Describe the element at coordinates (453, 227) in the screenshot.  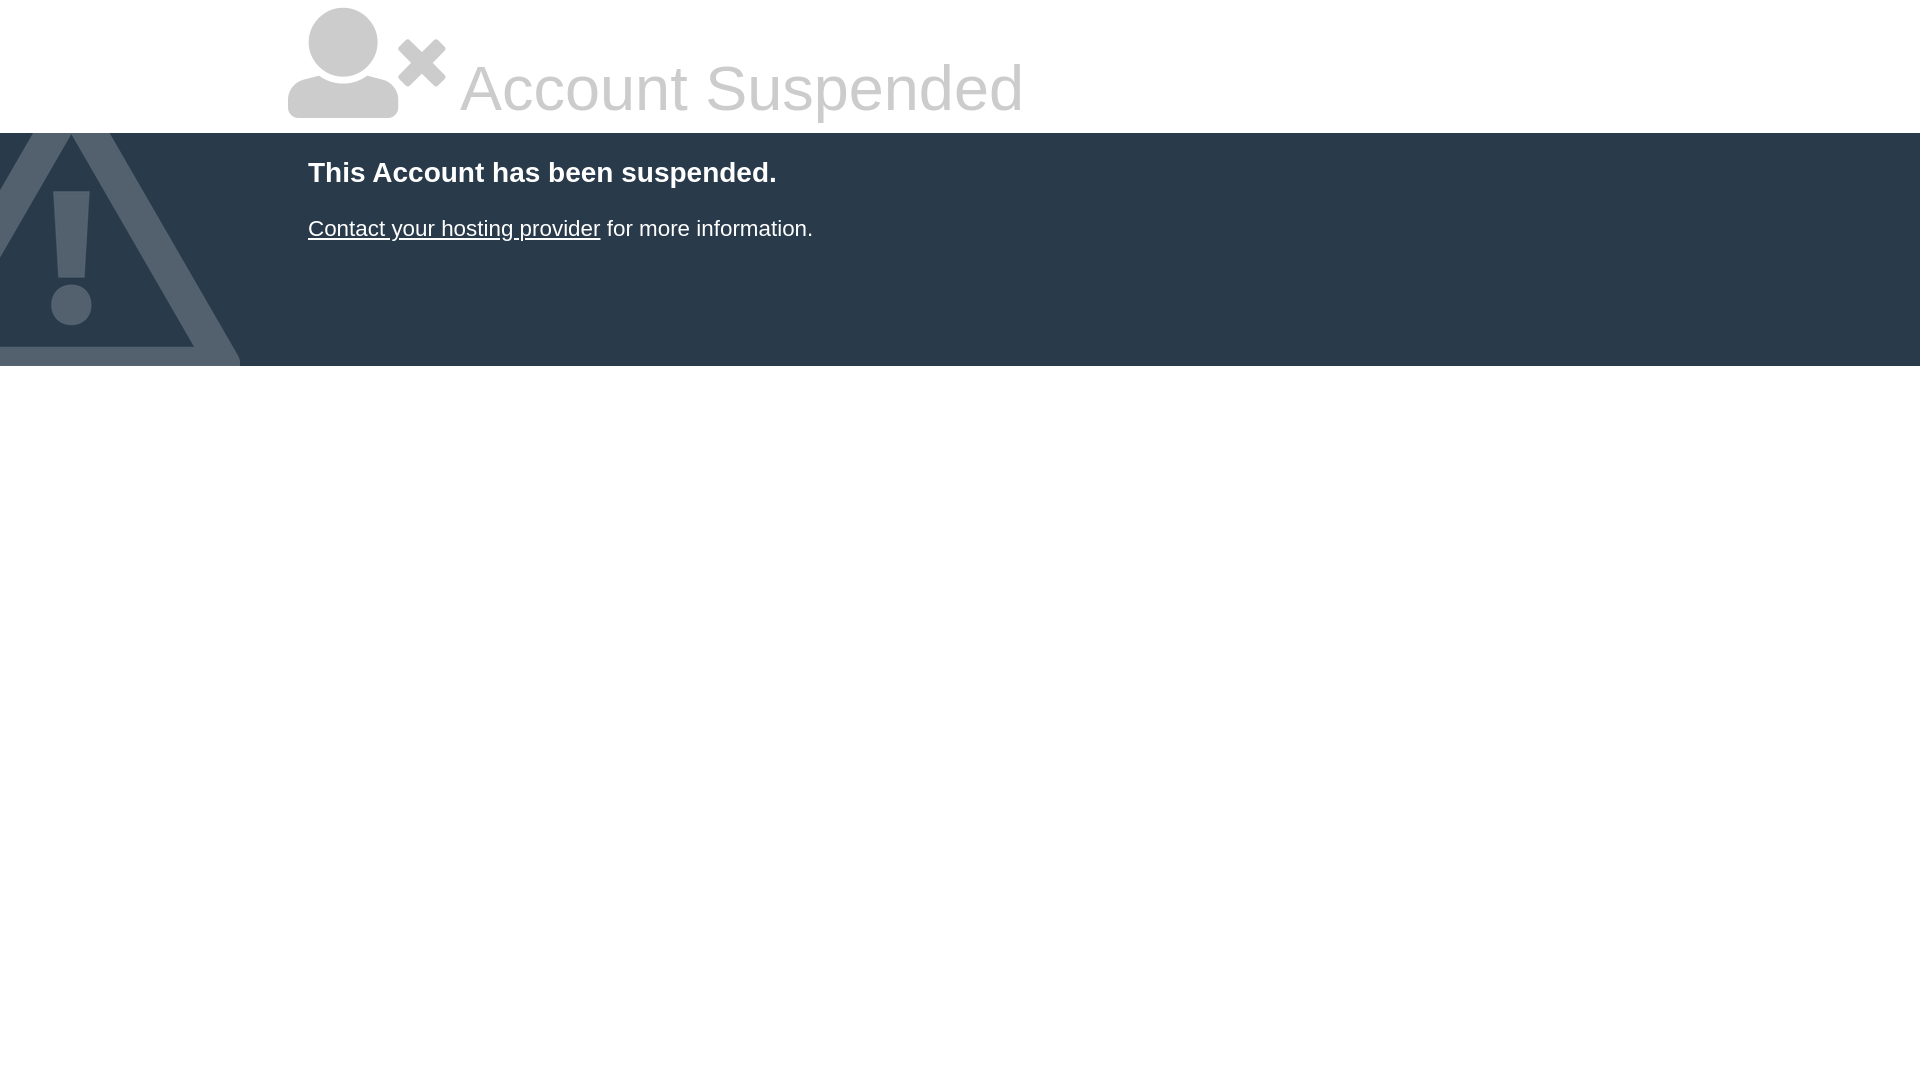
I see `'Contact your hosting provider'` at that location.